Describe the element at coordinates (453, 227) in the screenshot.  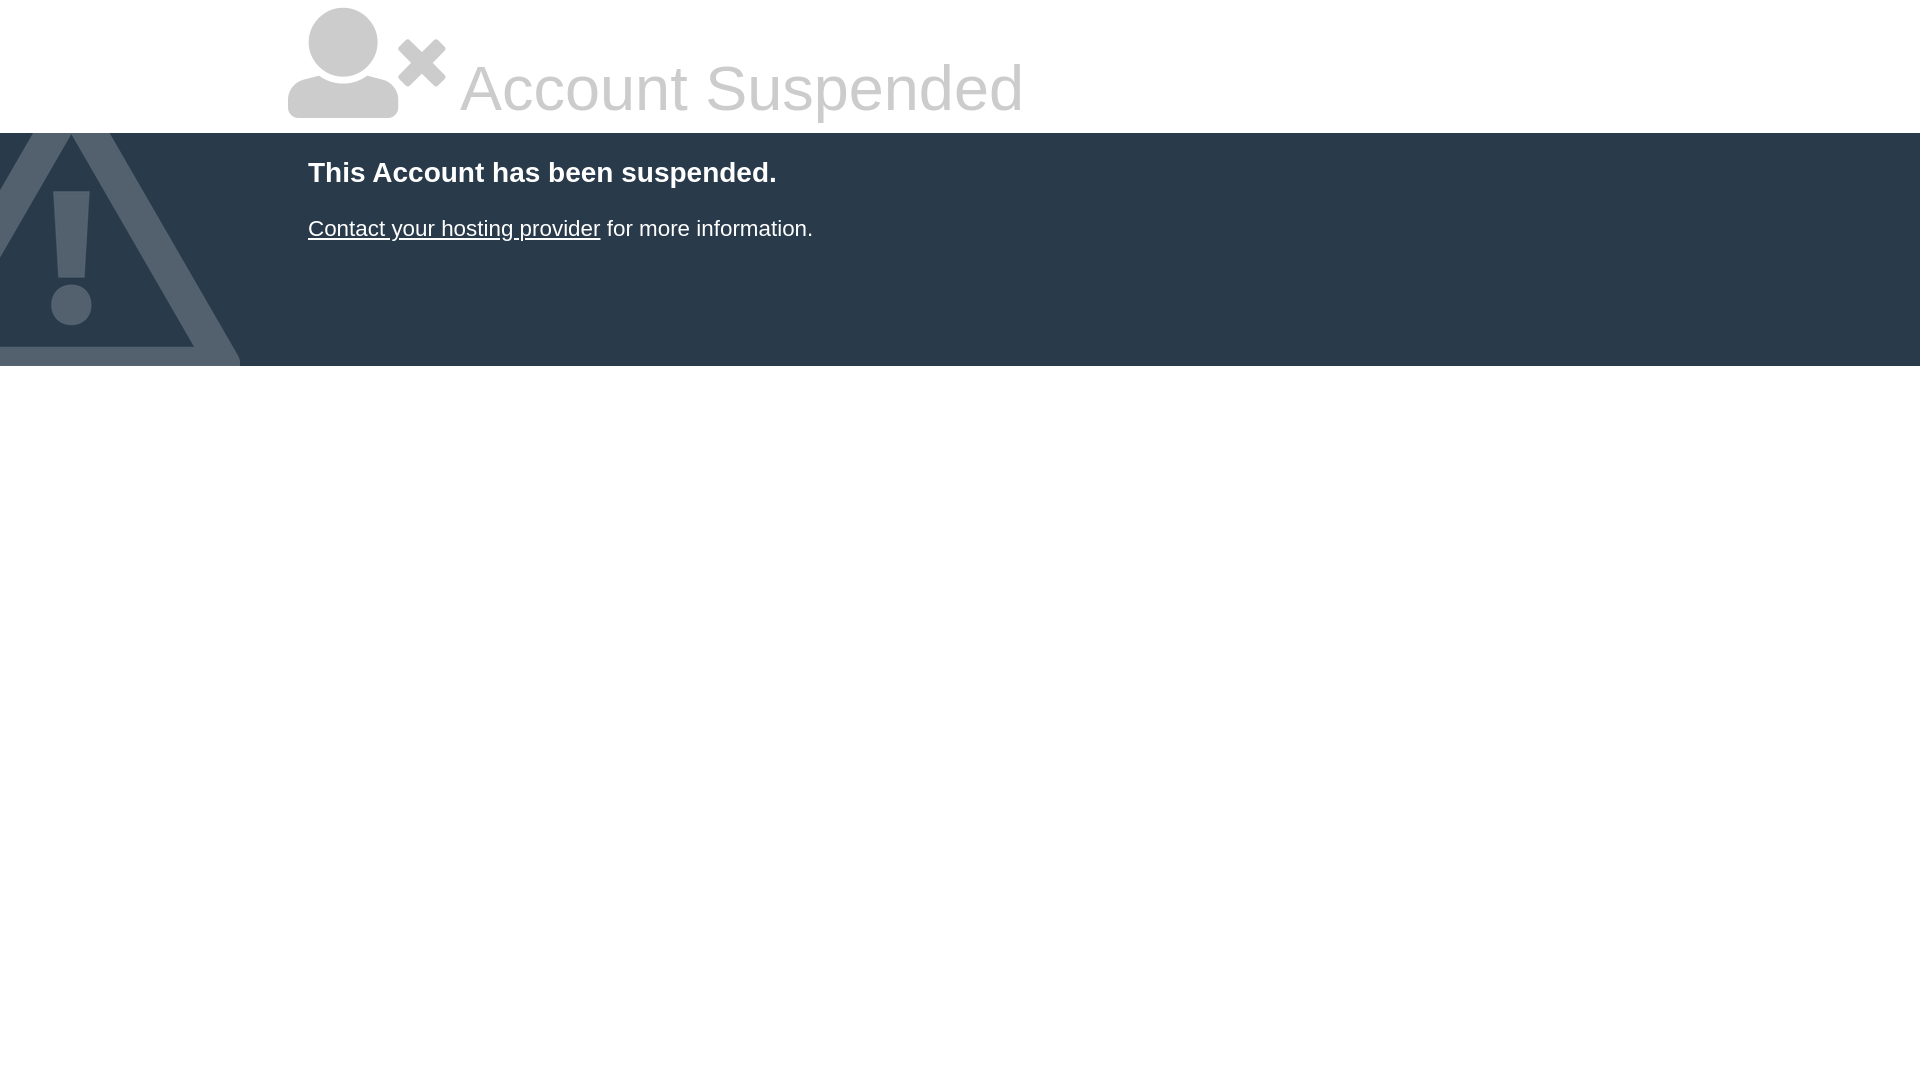
I see `'Contact your hosting provider'` at that location.